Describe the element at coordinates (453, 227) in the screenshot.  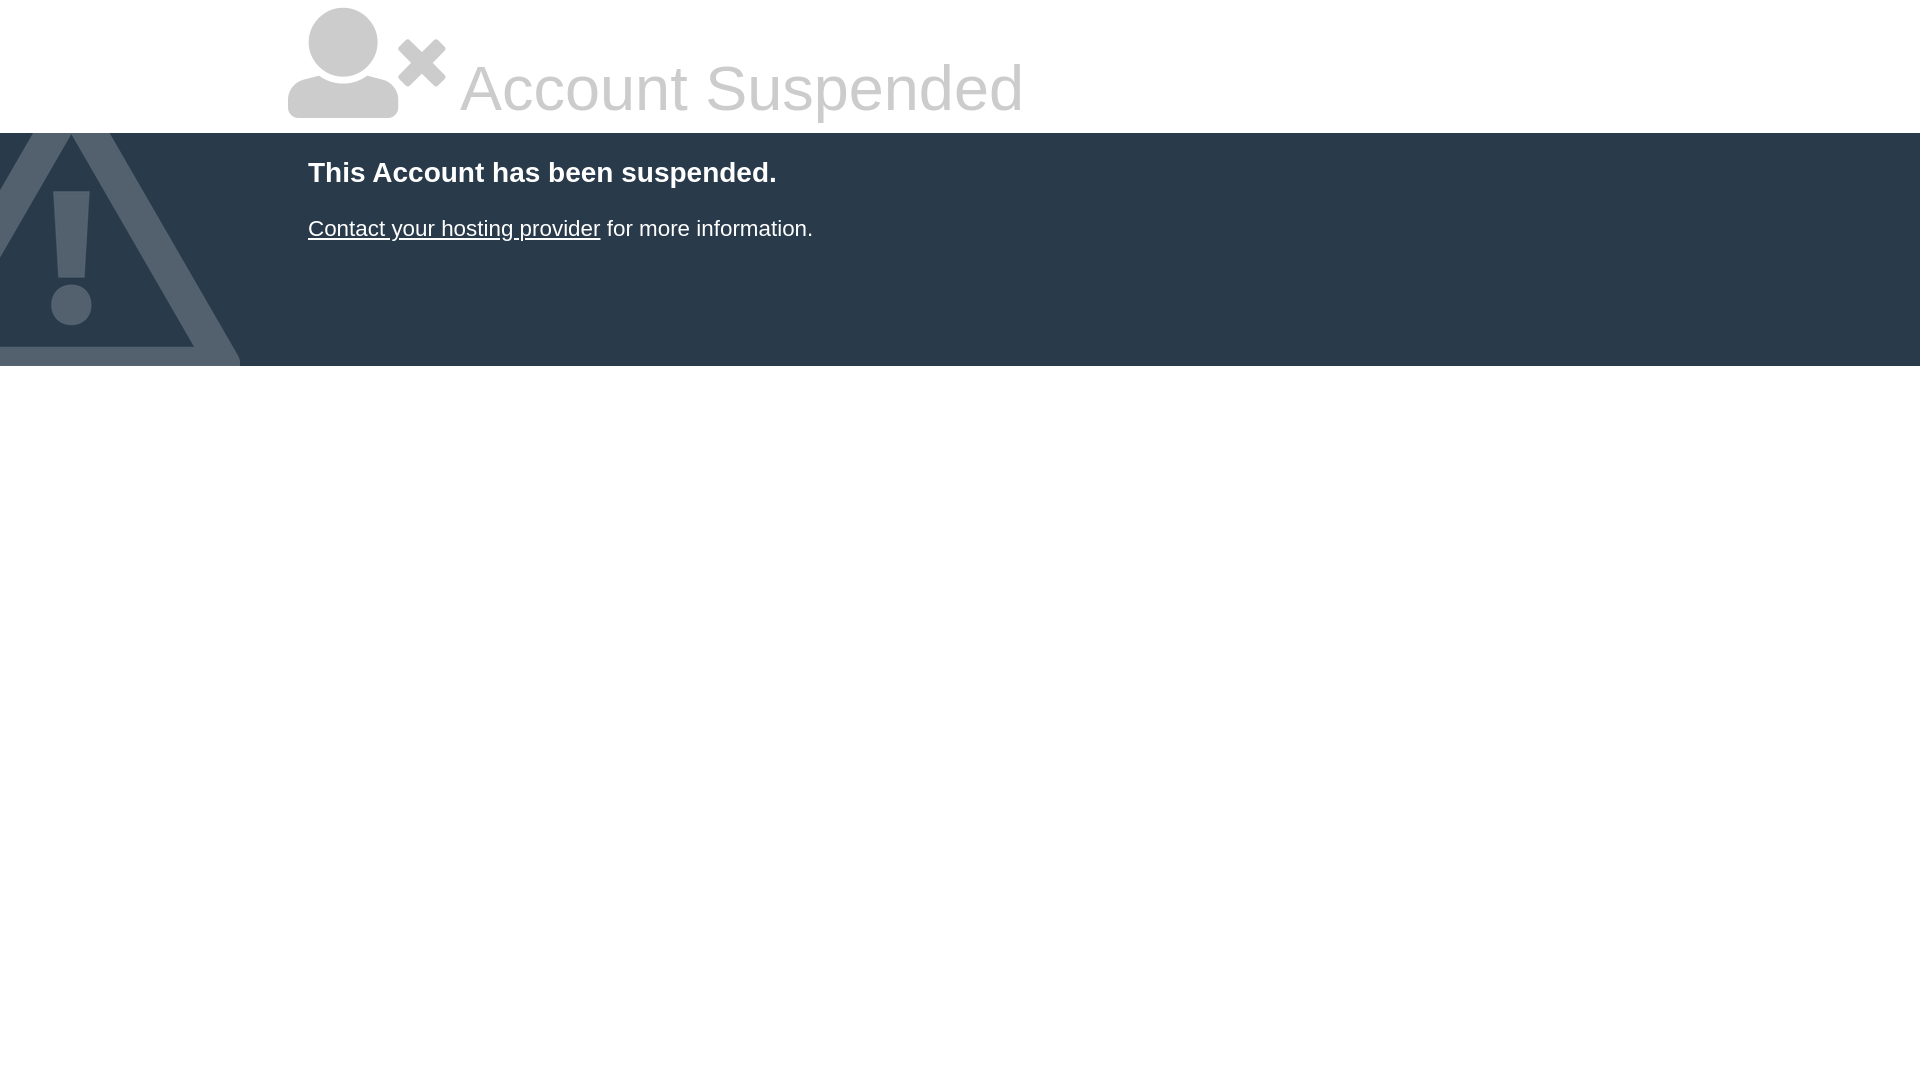
I see `'Contact your hosting provider'` at that location.